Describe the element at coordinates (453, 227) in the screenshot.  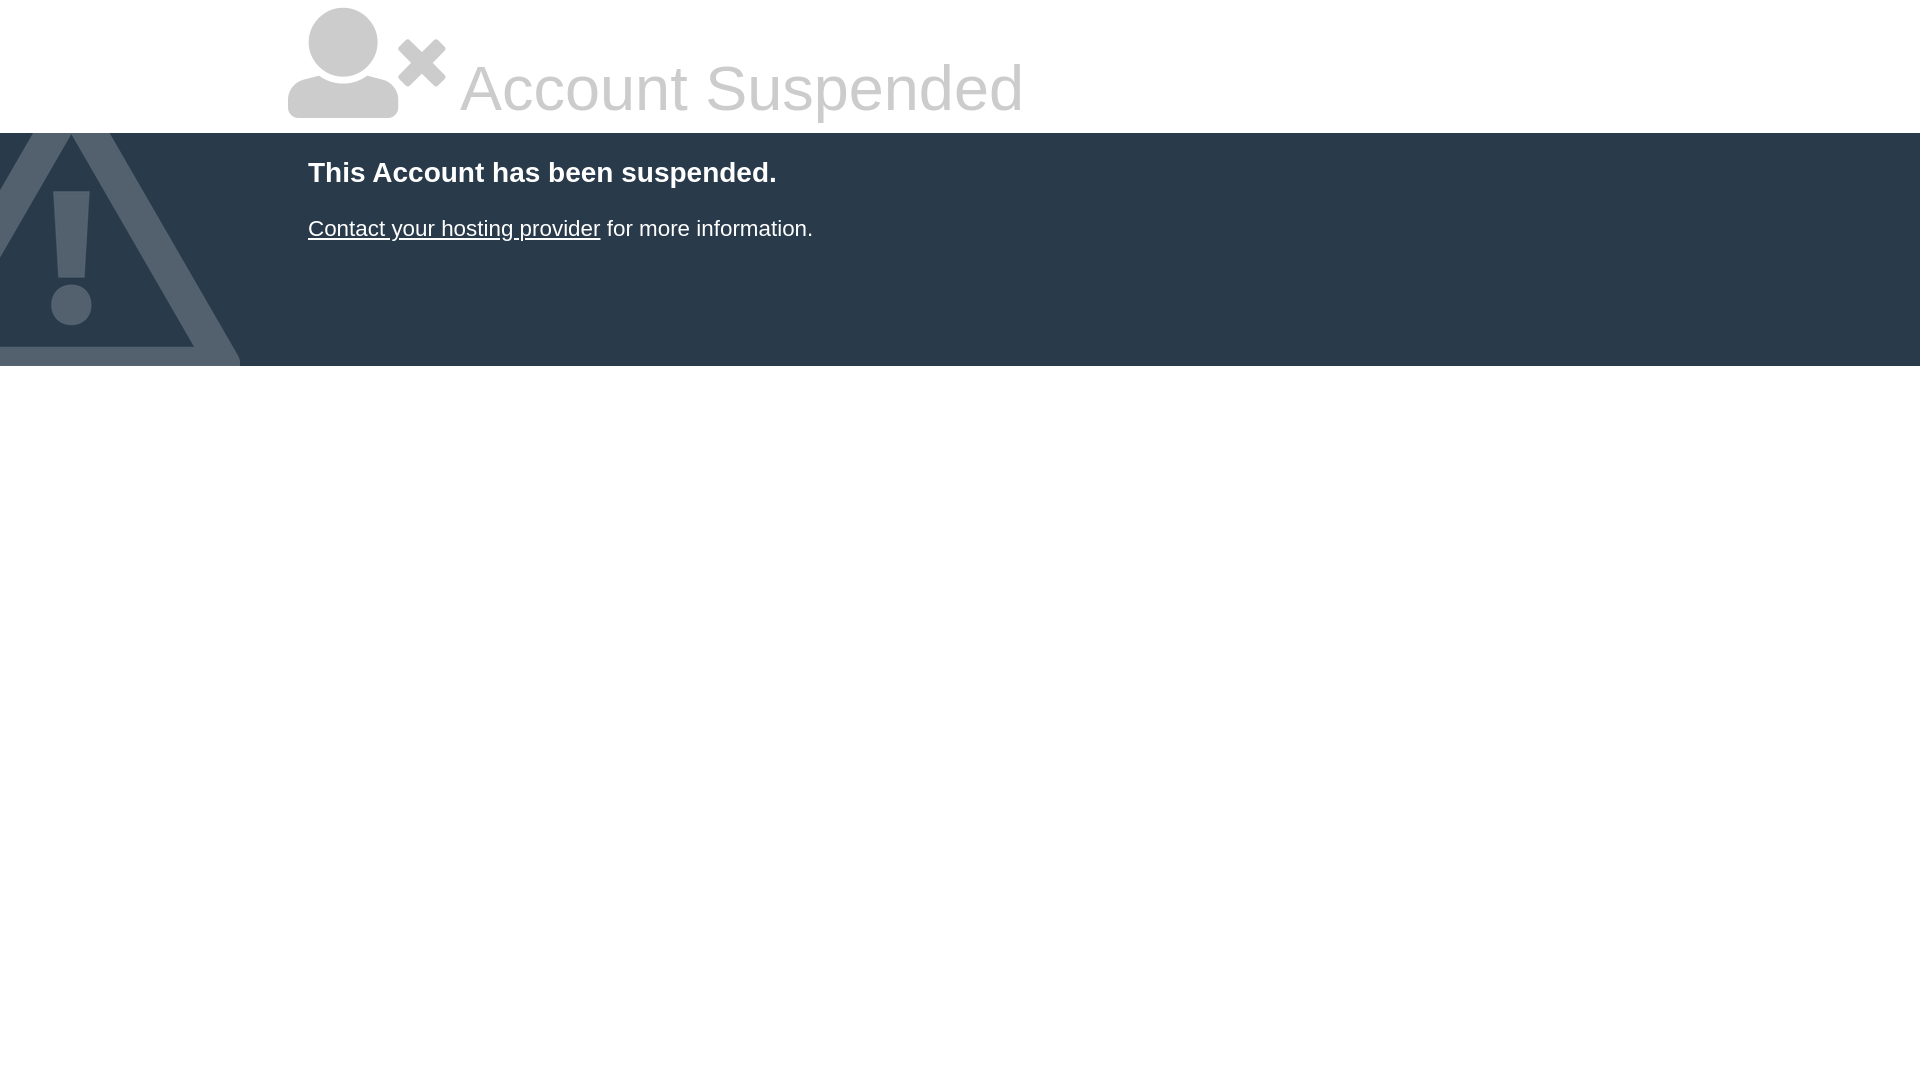
I see `'Contact your hosting provider'` at that location.